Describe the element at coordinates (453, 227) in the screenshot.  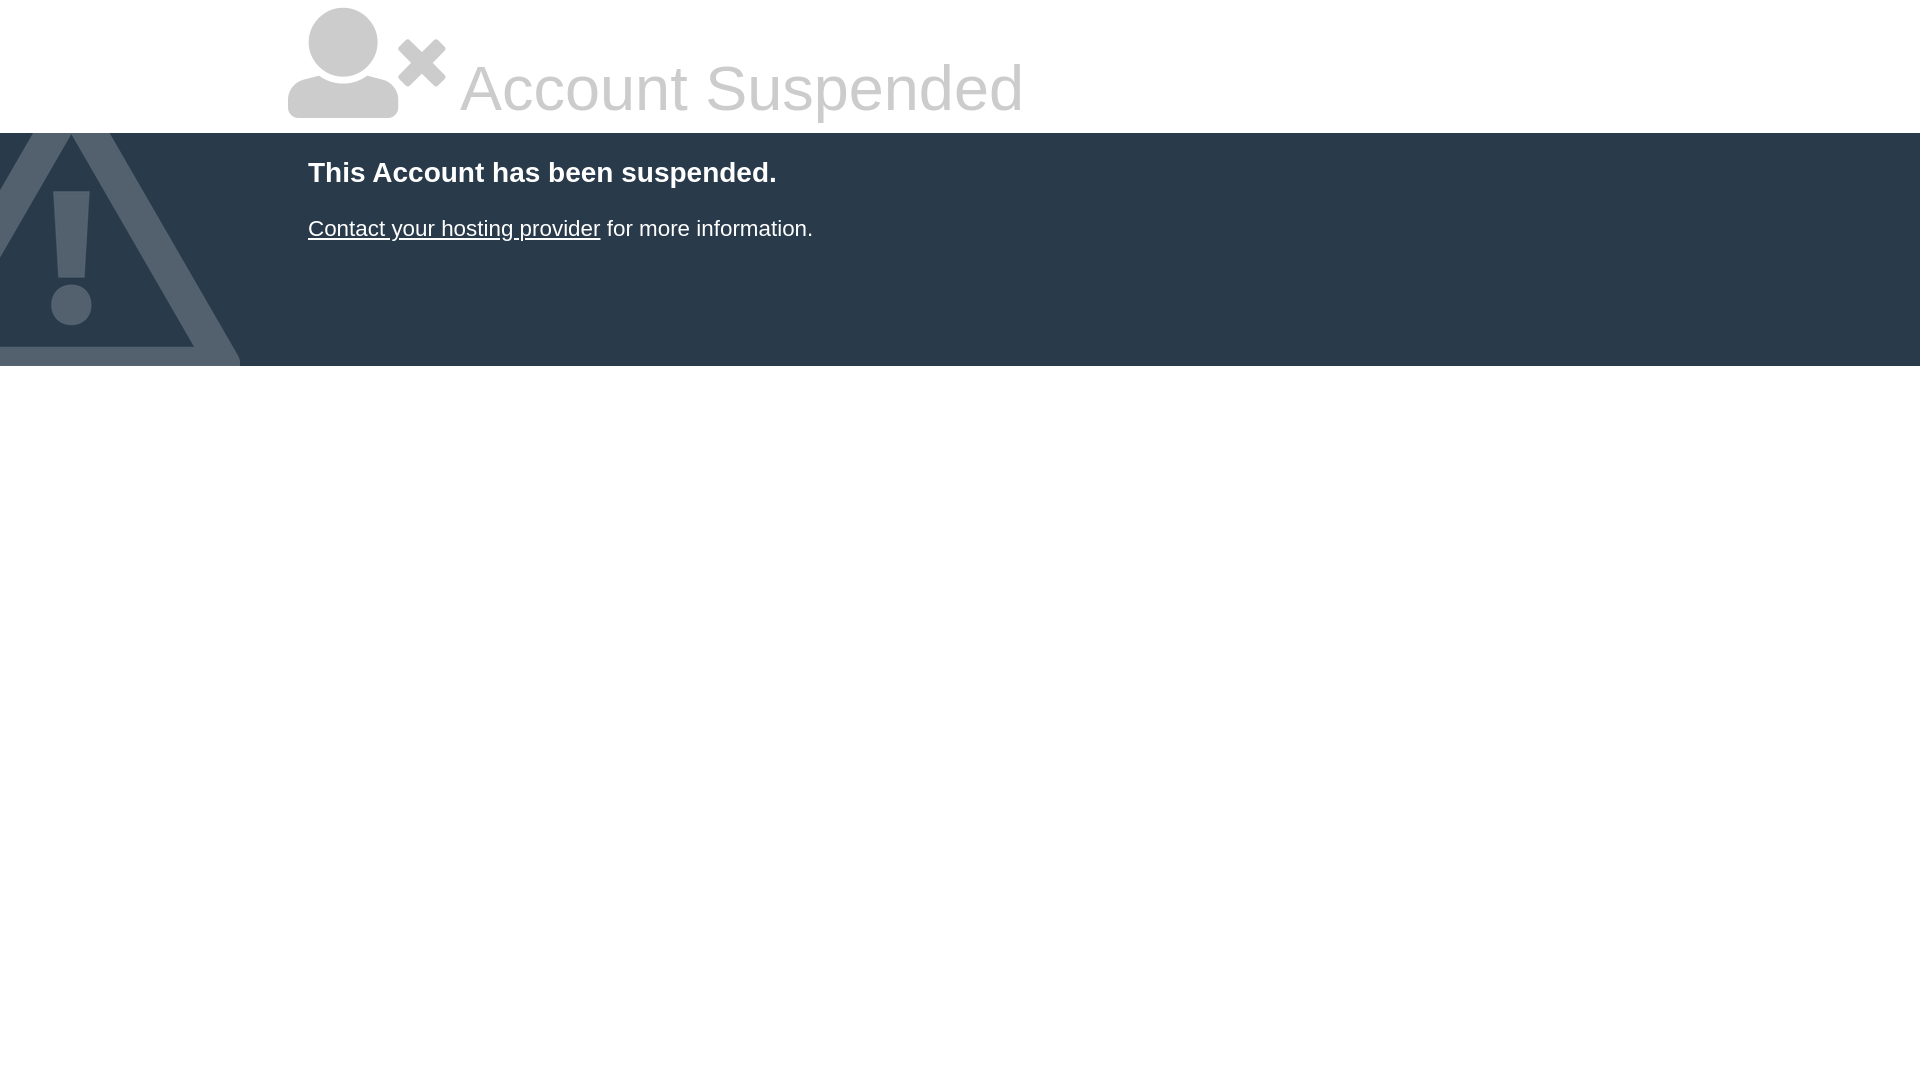
I see `'Contact your hosting provider'` at that location.